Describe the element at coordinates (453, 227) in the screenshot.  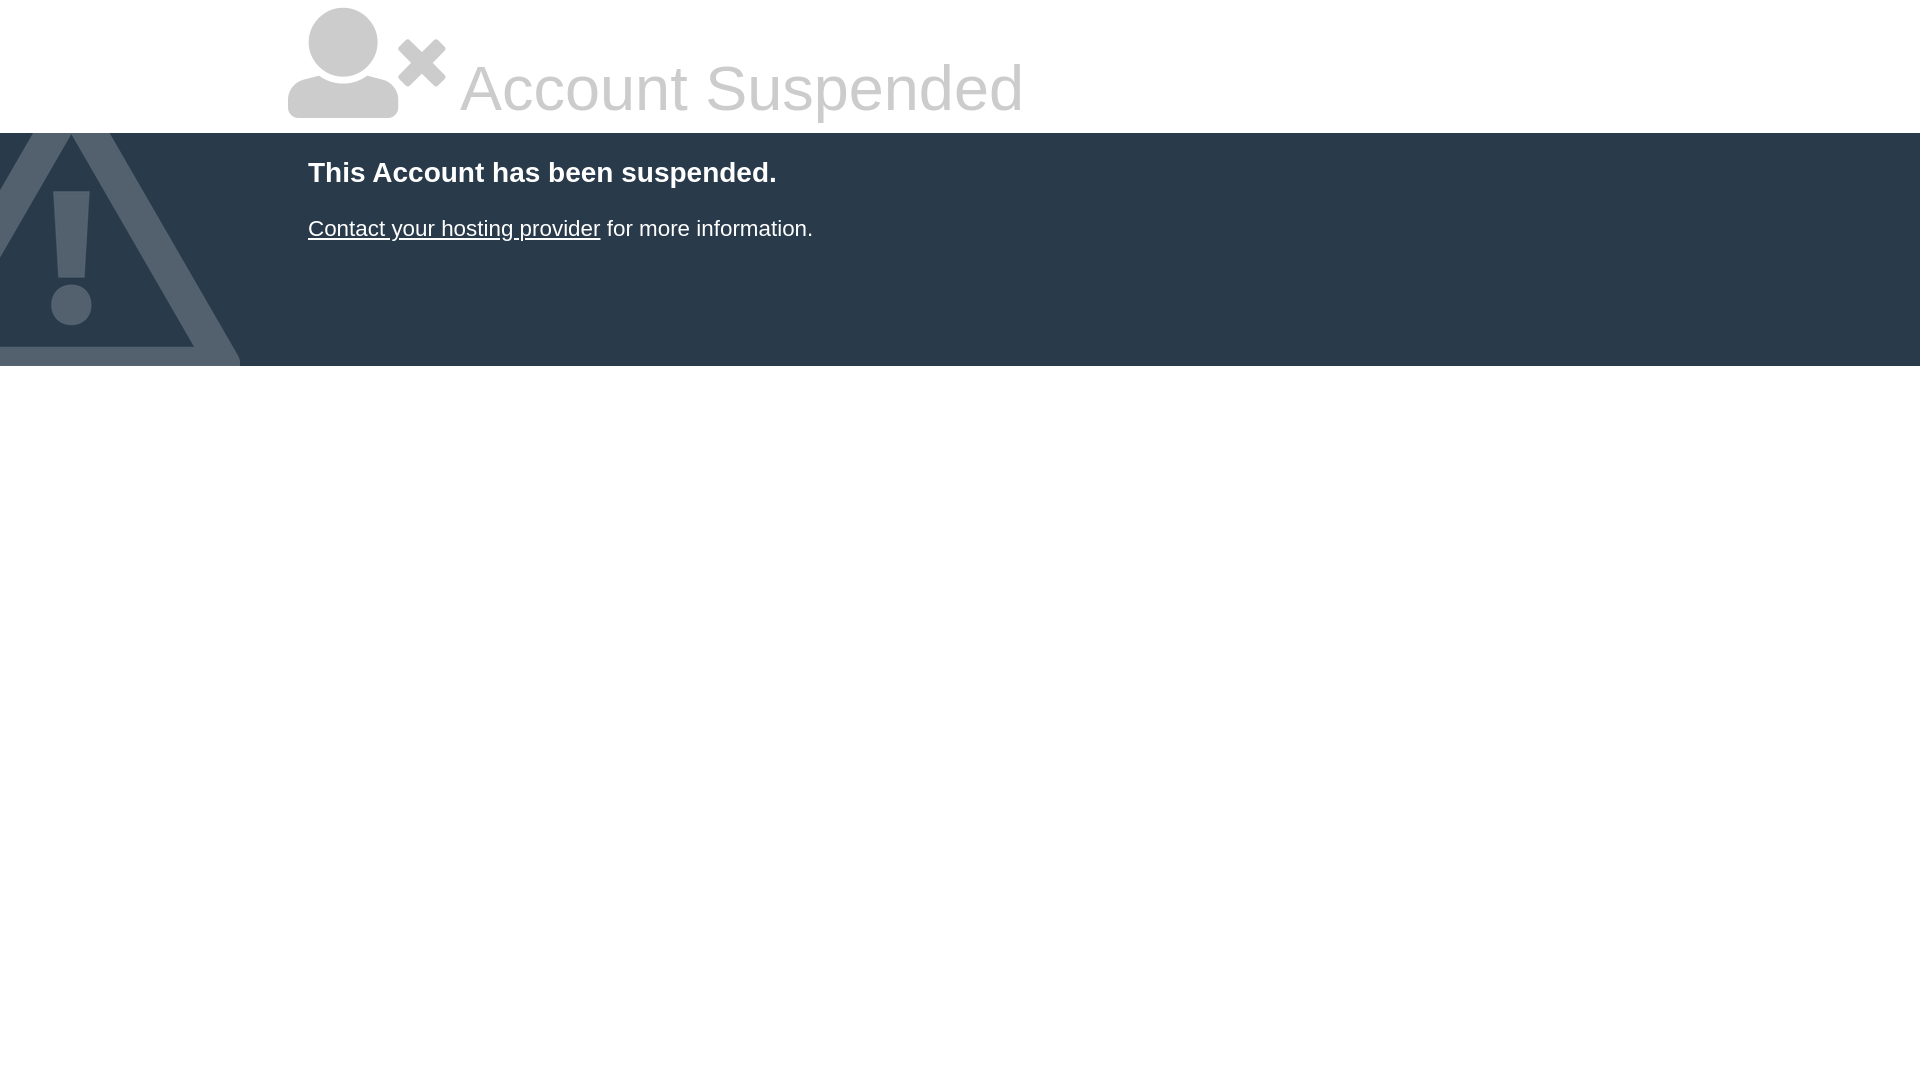
I see `'Contact your hosting provider'` at that location.